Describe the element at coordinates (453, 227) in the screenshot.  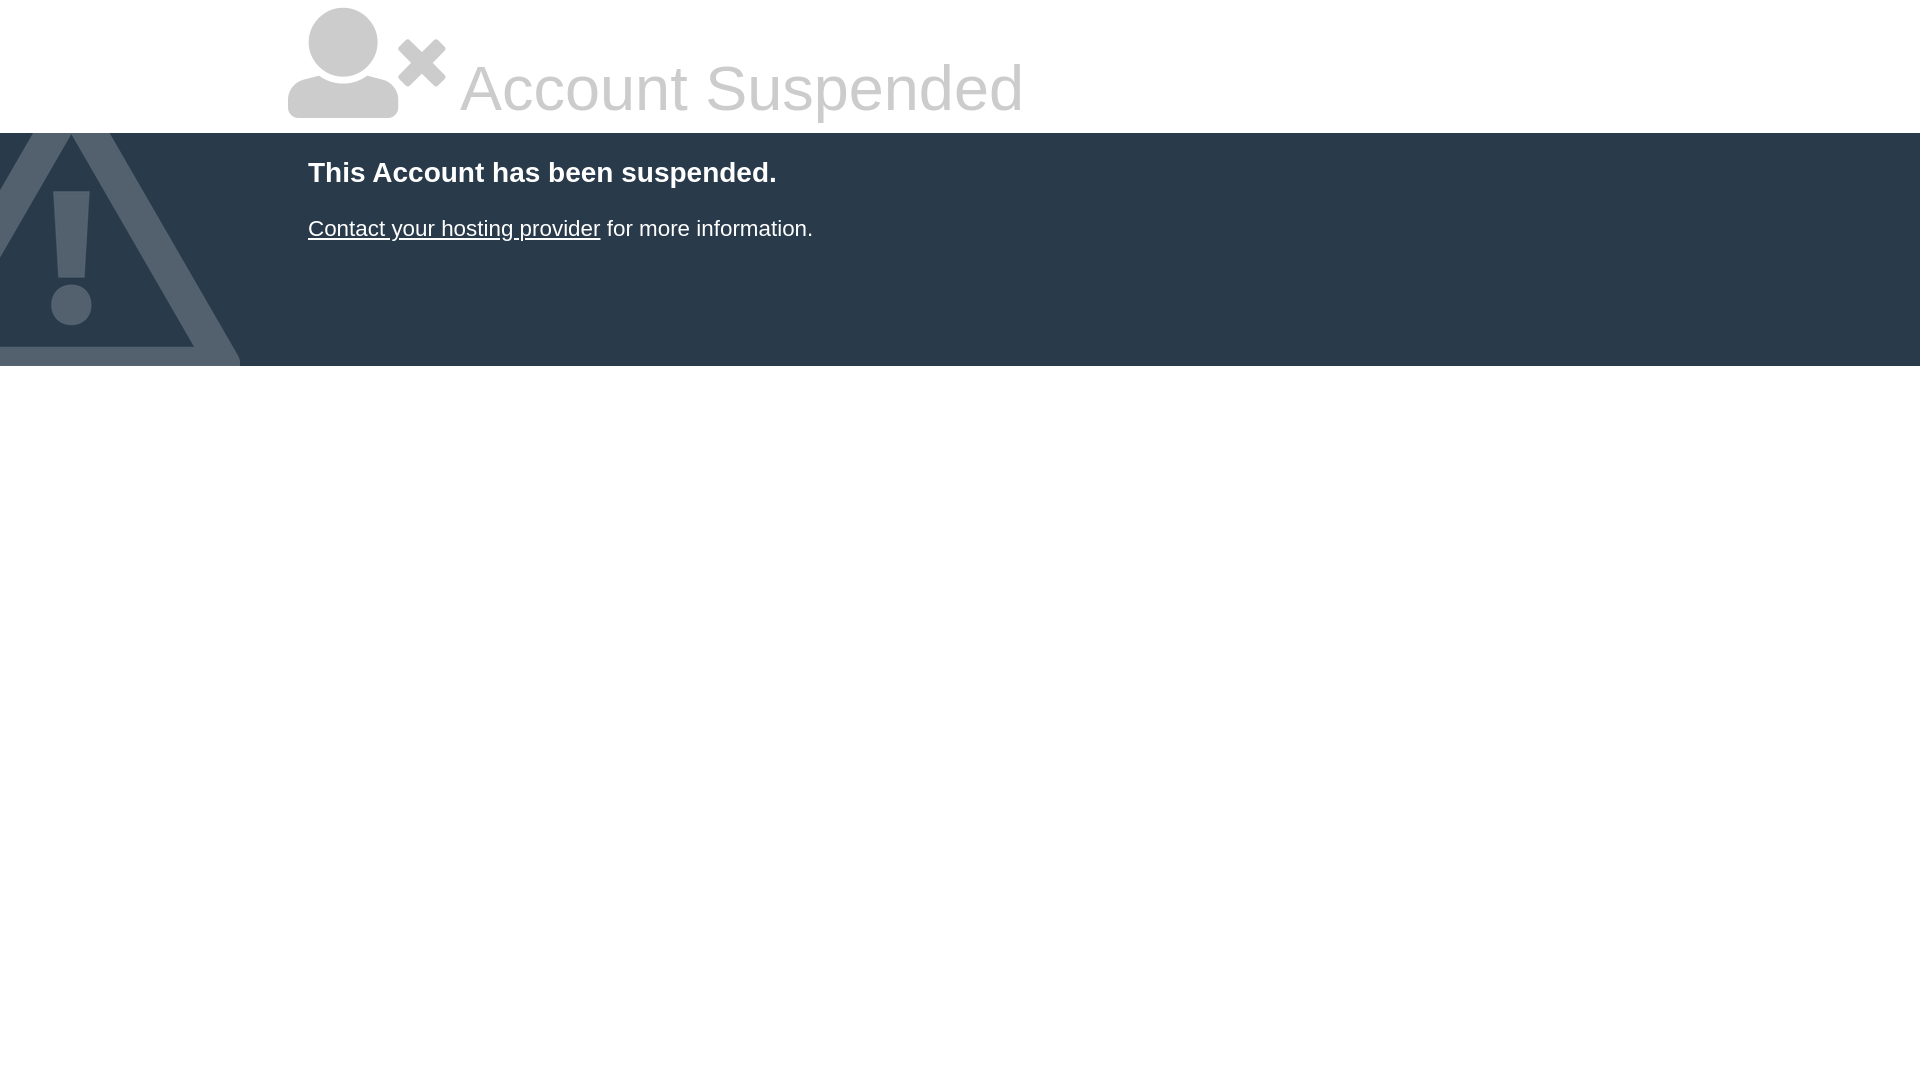
I see `'Contact your hosting provider'` at that location.